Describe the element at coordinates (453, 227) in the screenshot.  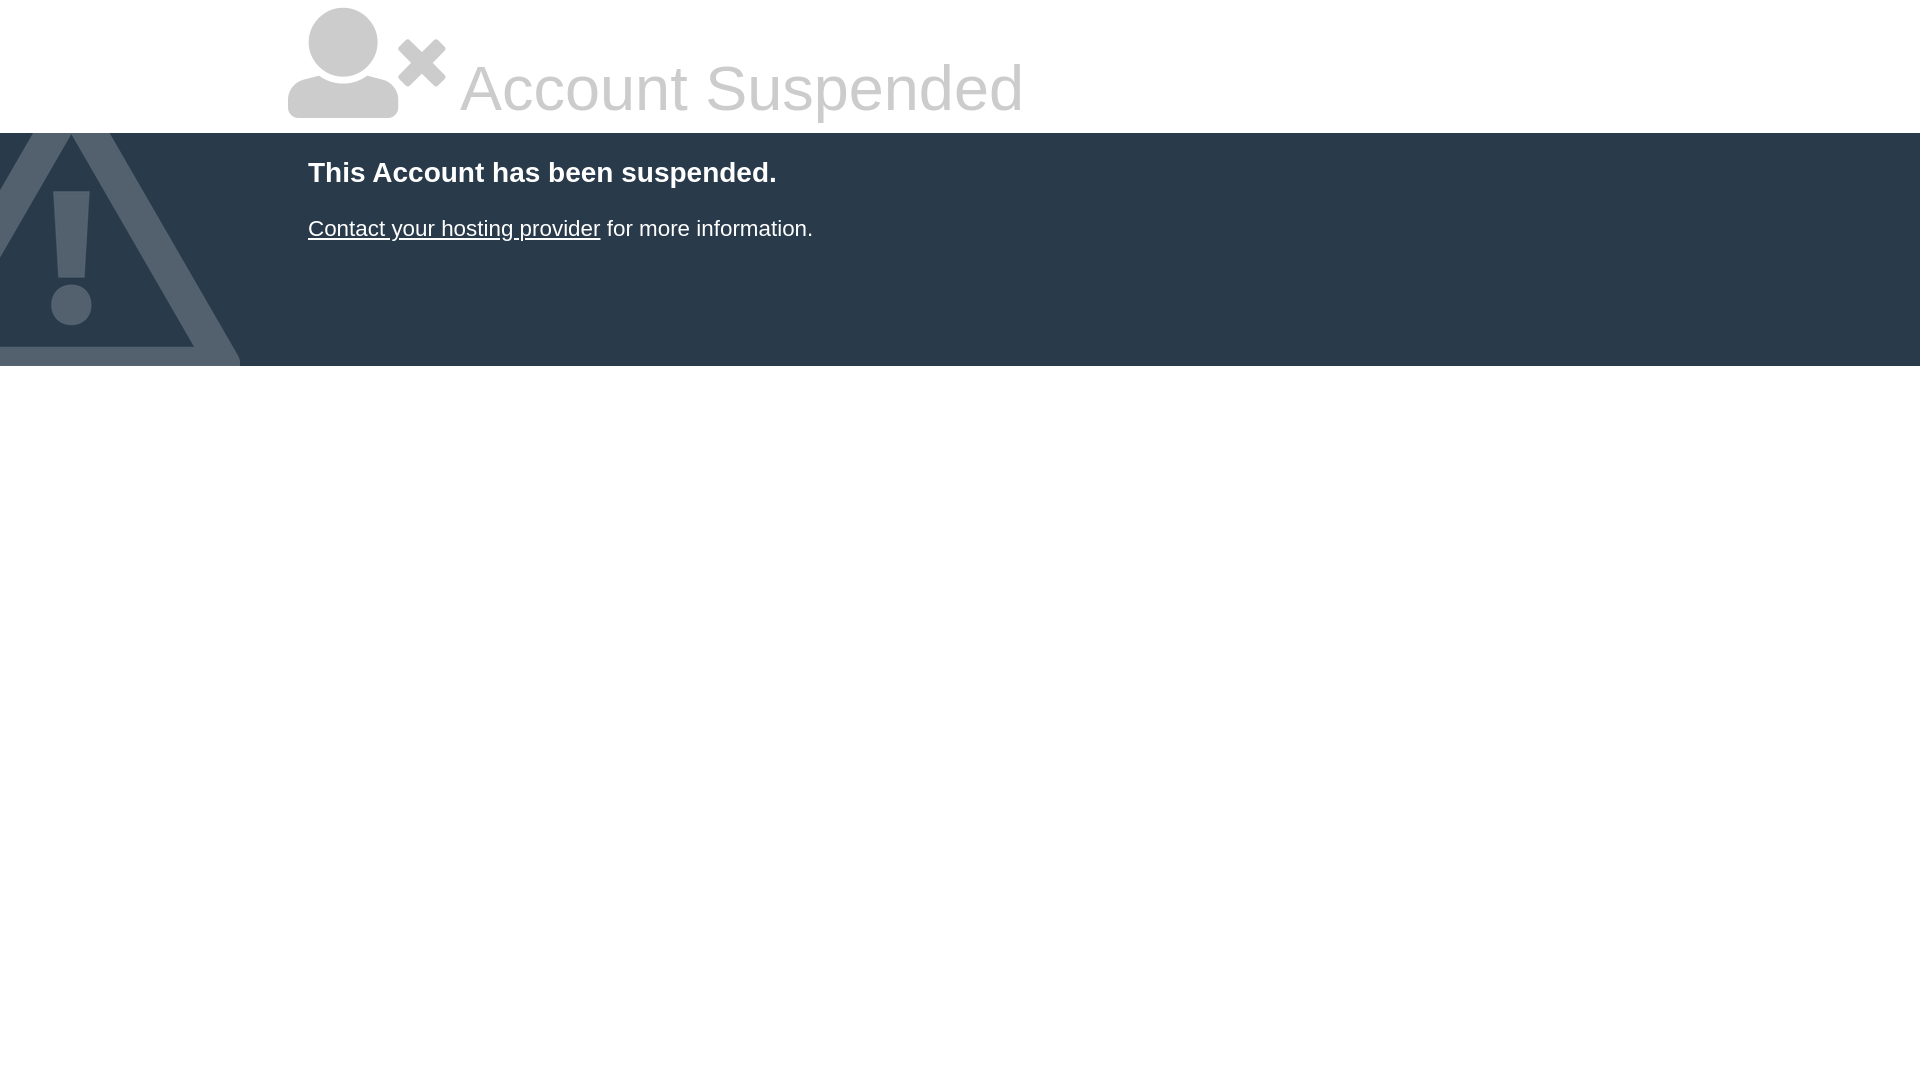
I see `'Contact your hosting provider'` at that location.